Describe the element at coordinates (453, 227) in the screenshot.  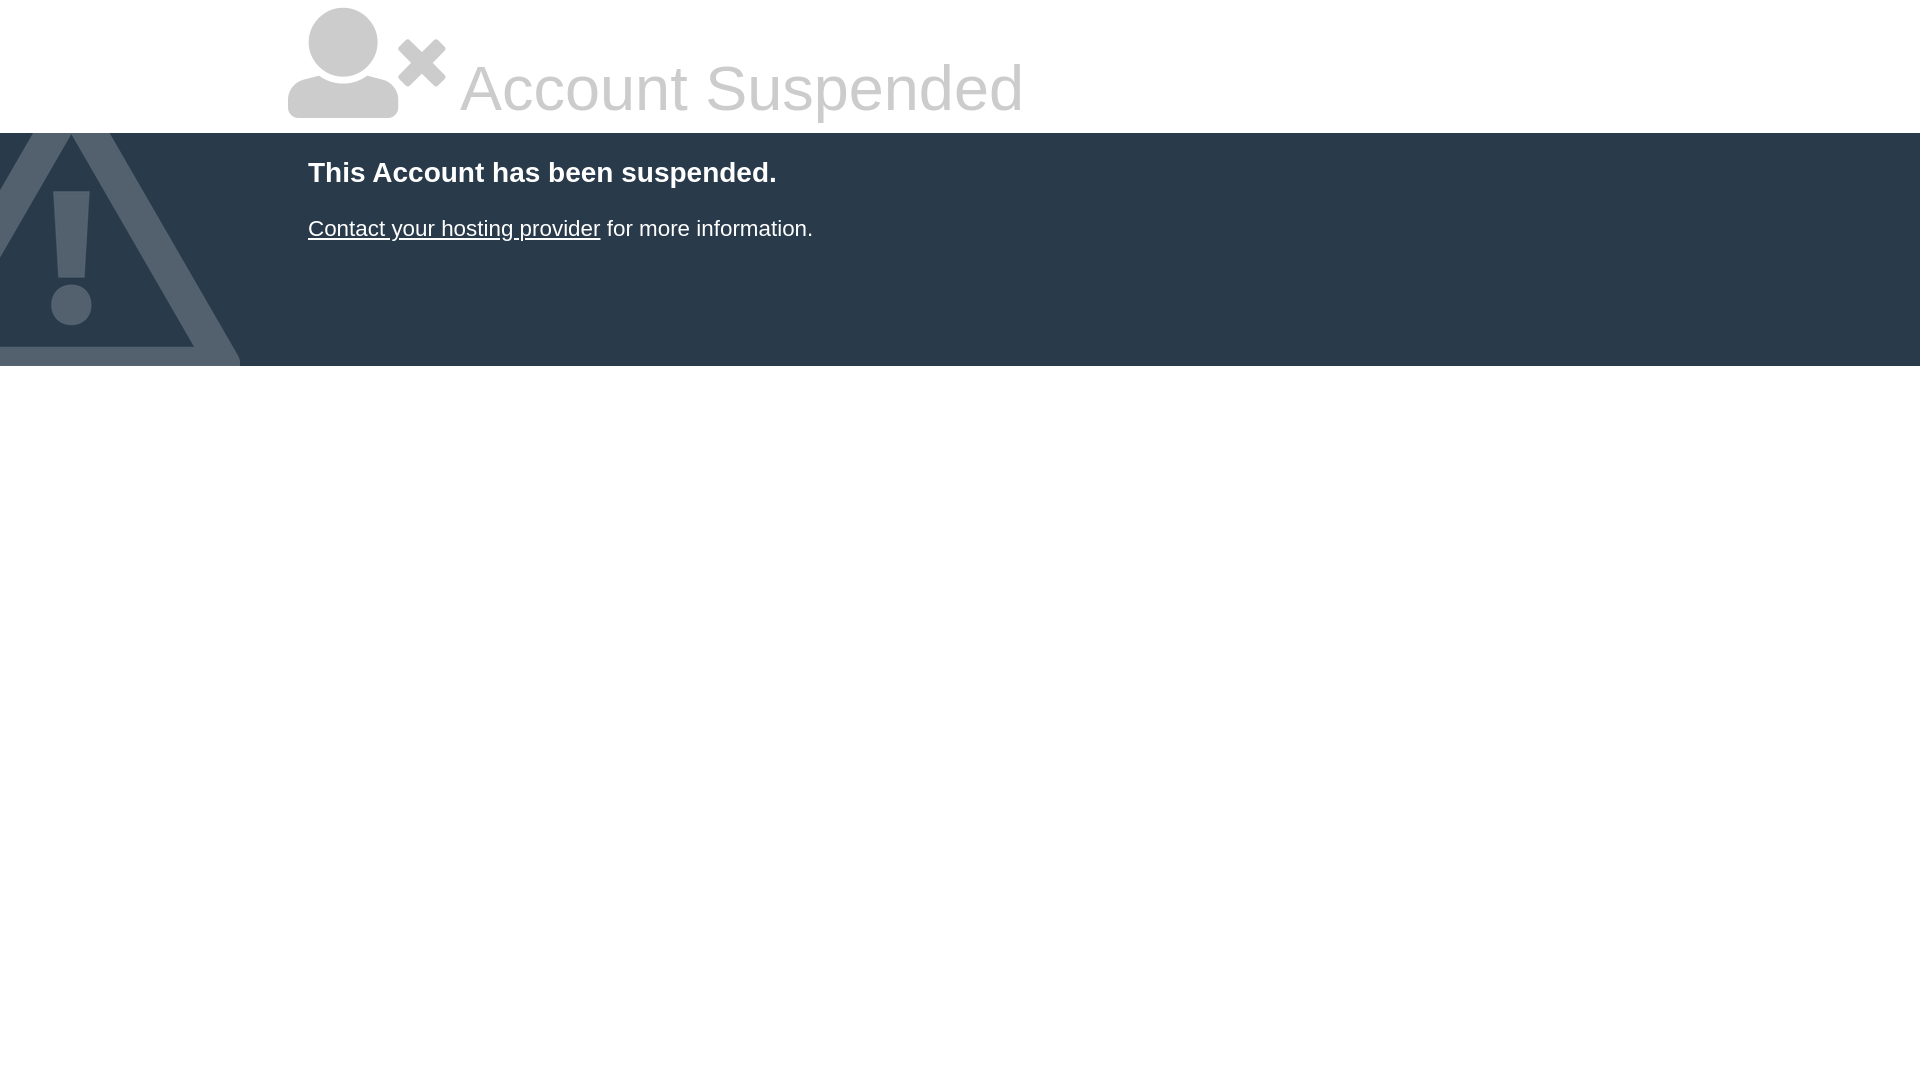
I see `'Contact your hosting provider'` at that location.